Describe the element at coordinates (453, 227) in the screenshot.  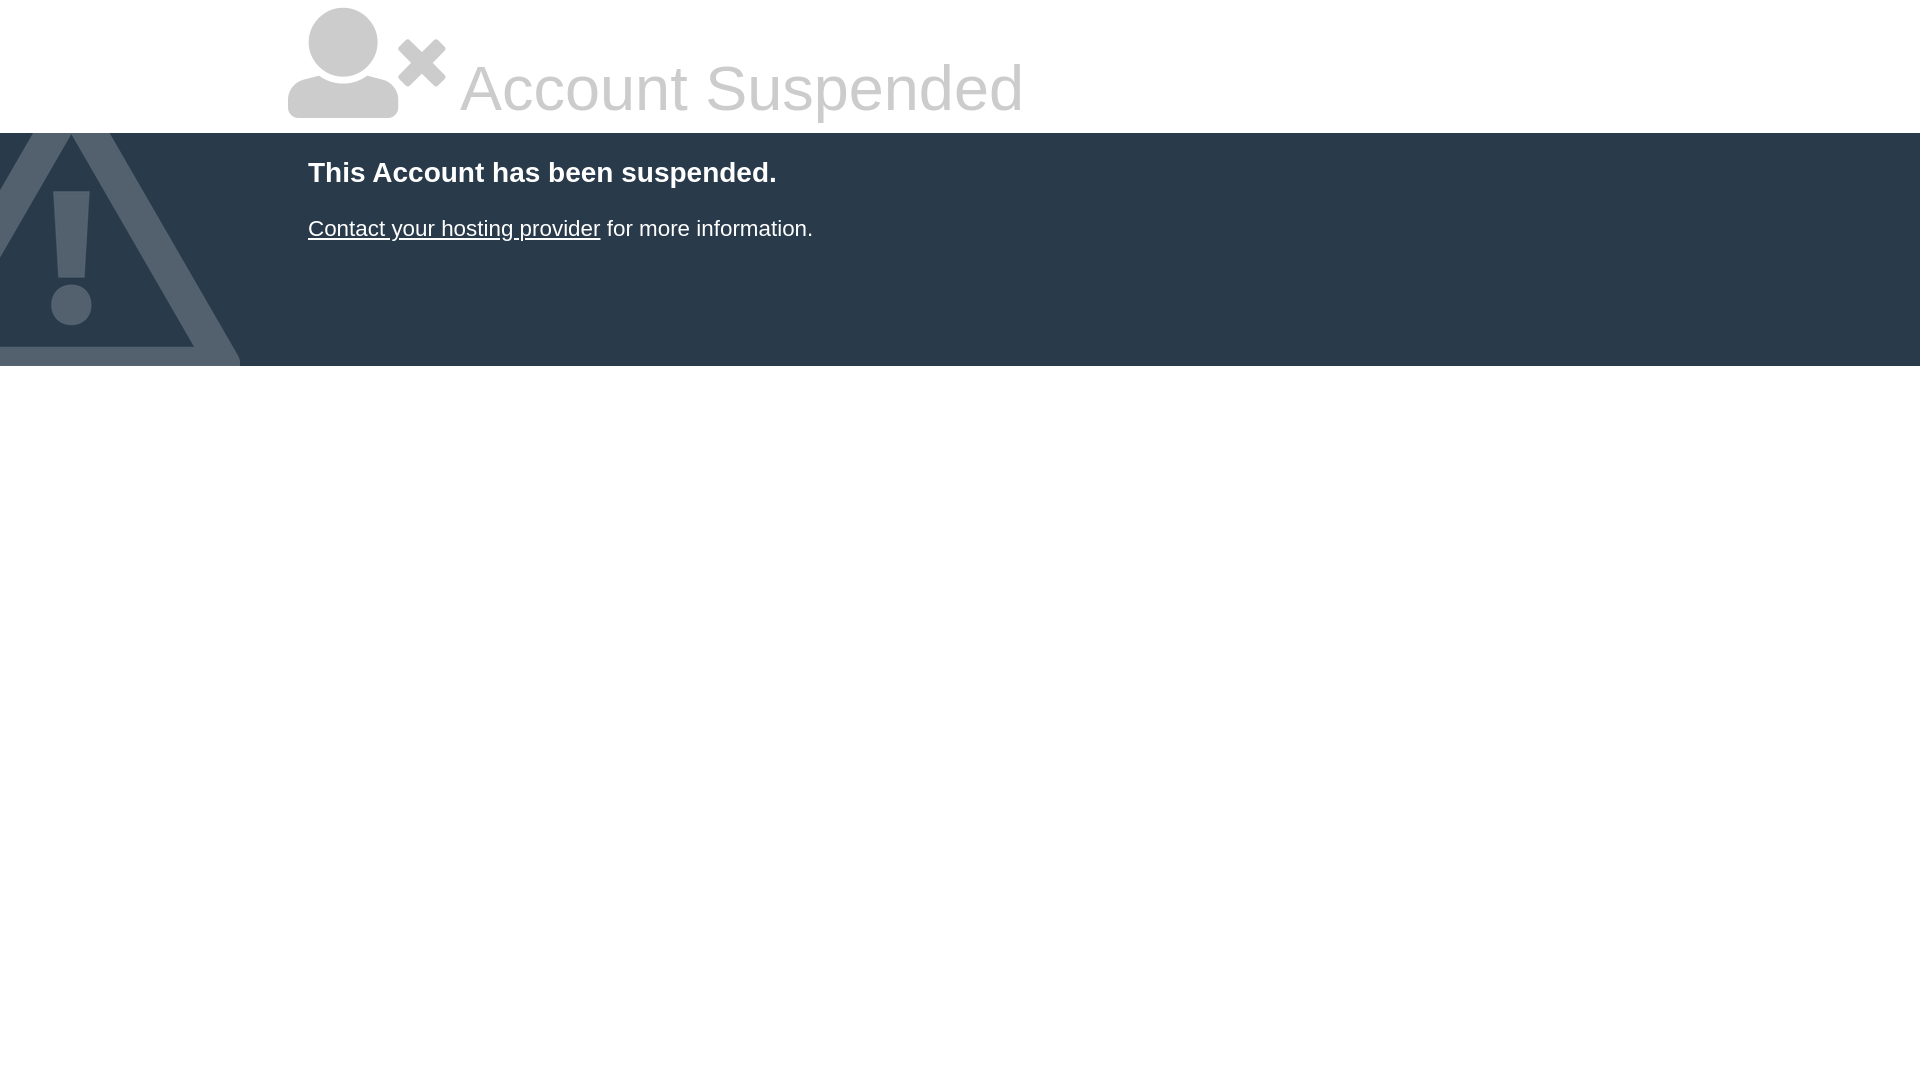
I see `'Contact your hosting provider'` at that location.